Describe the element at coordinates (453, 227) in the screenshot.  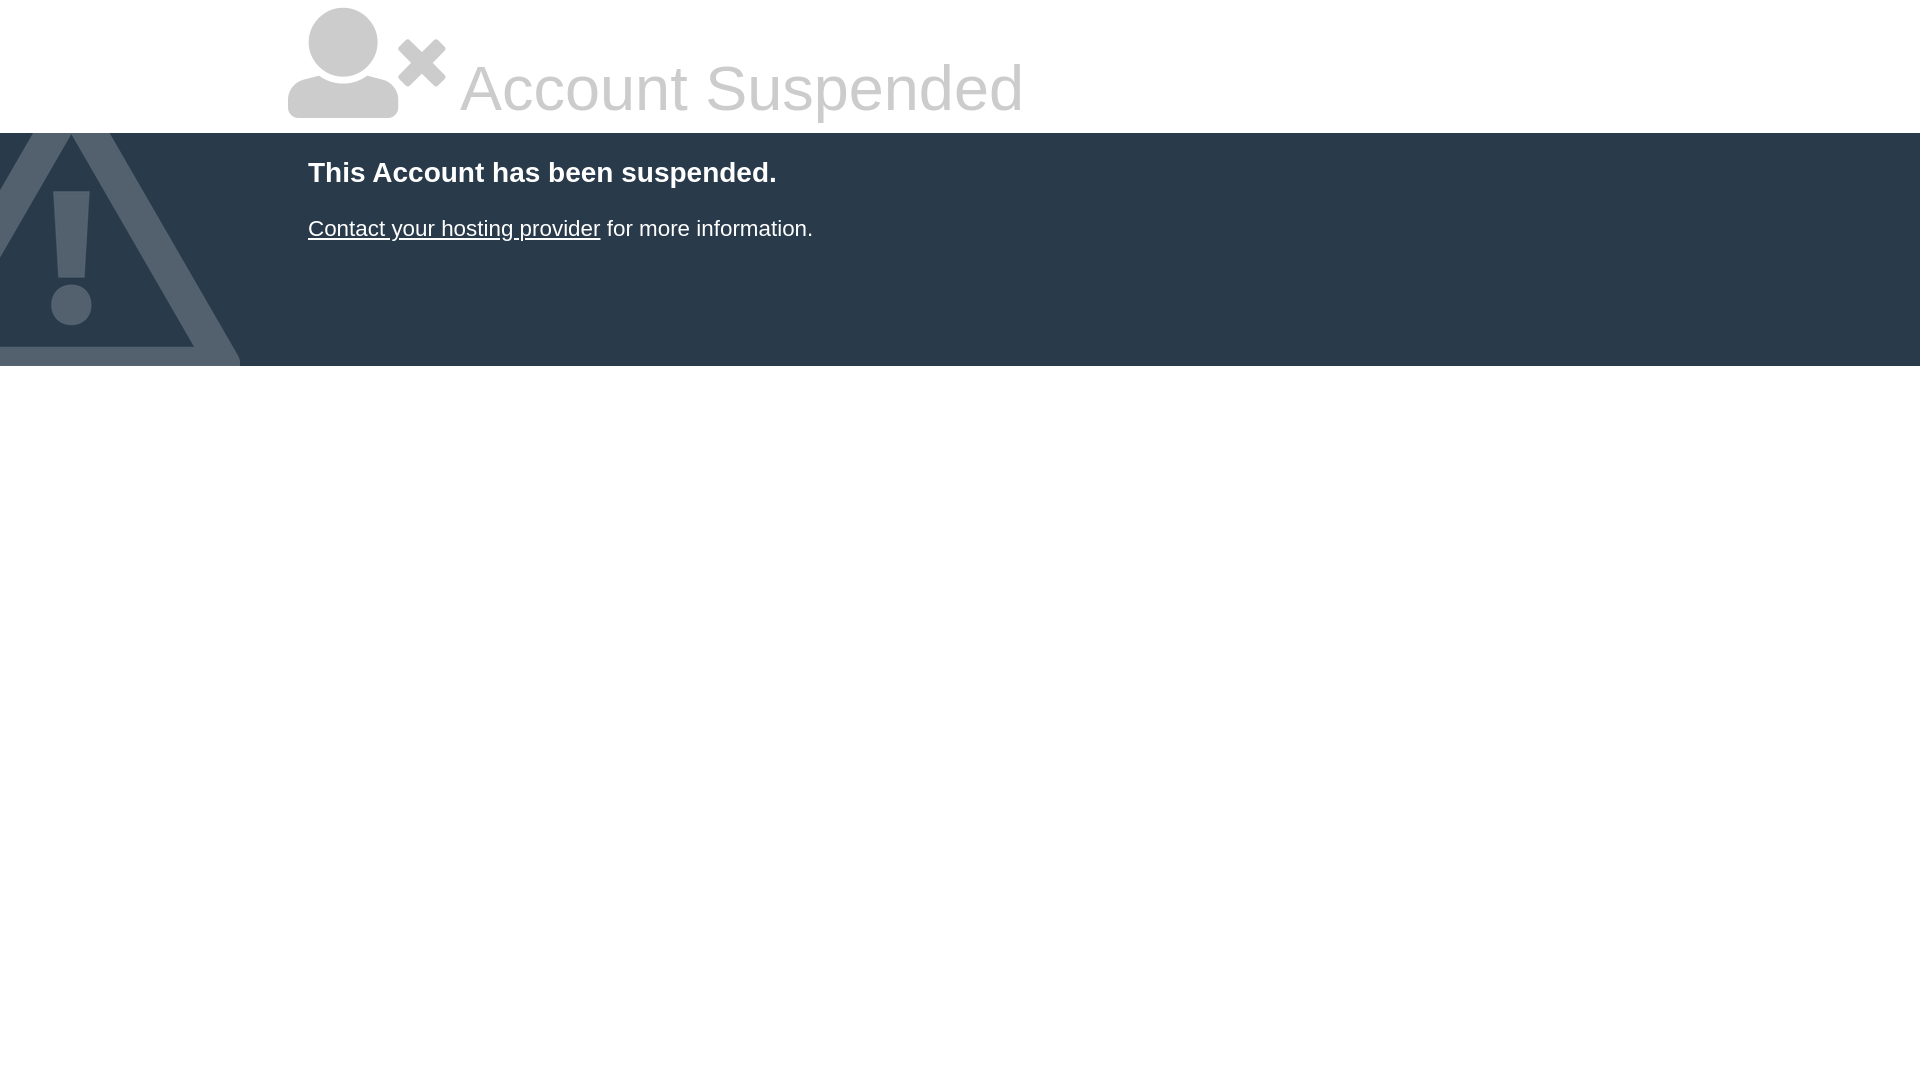
I see `'Contact your hosting provider'` at that location.